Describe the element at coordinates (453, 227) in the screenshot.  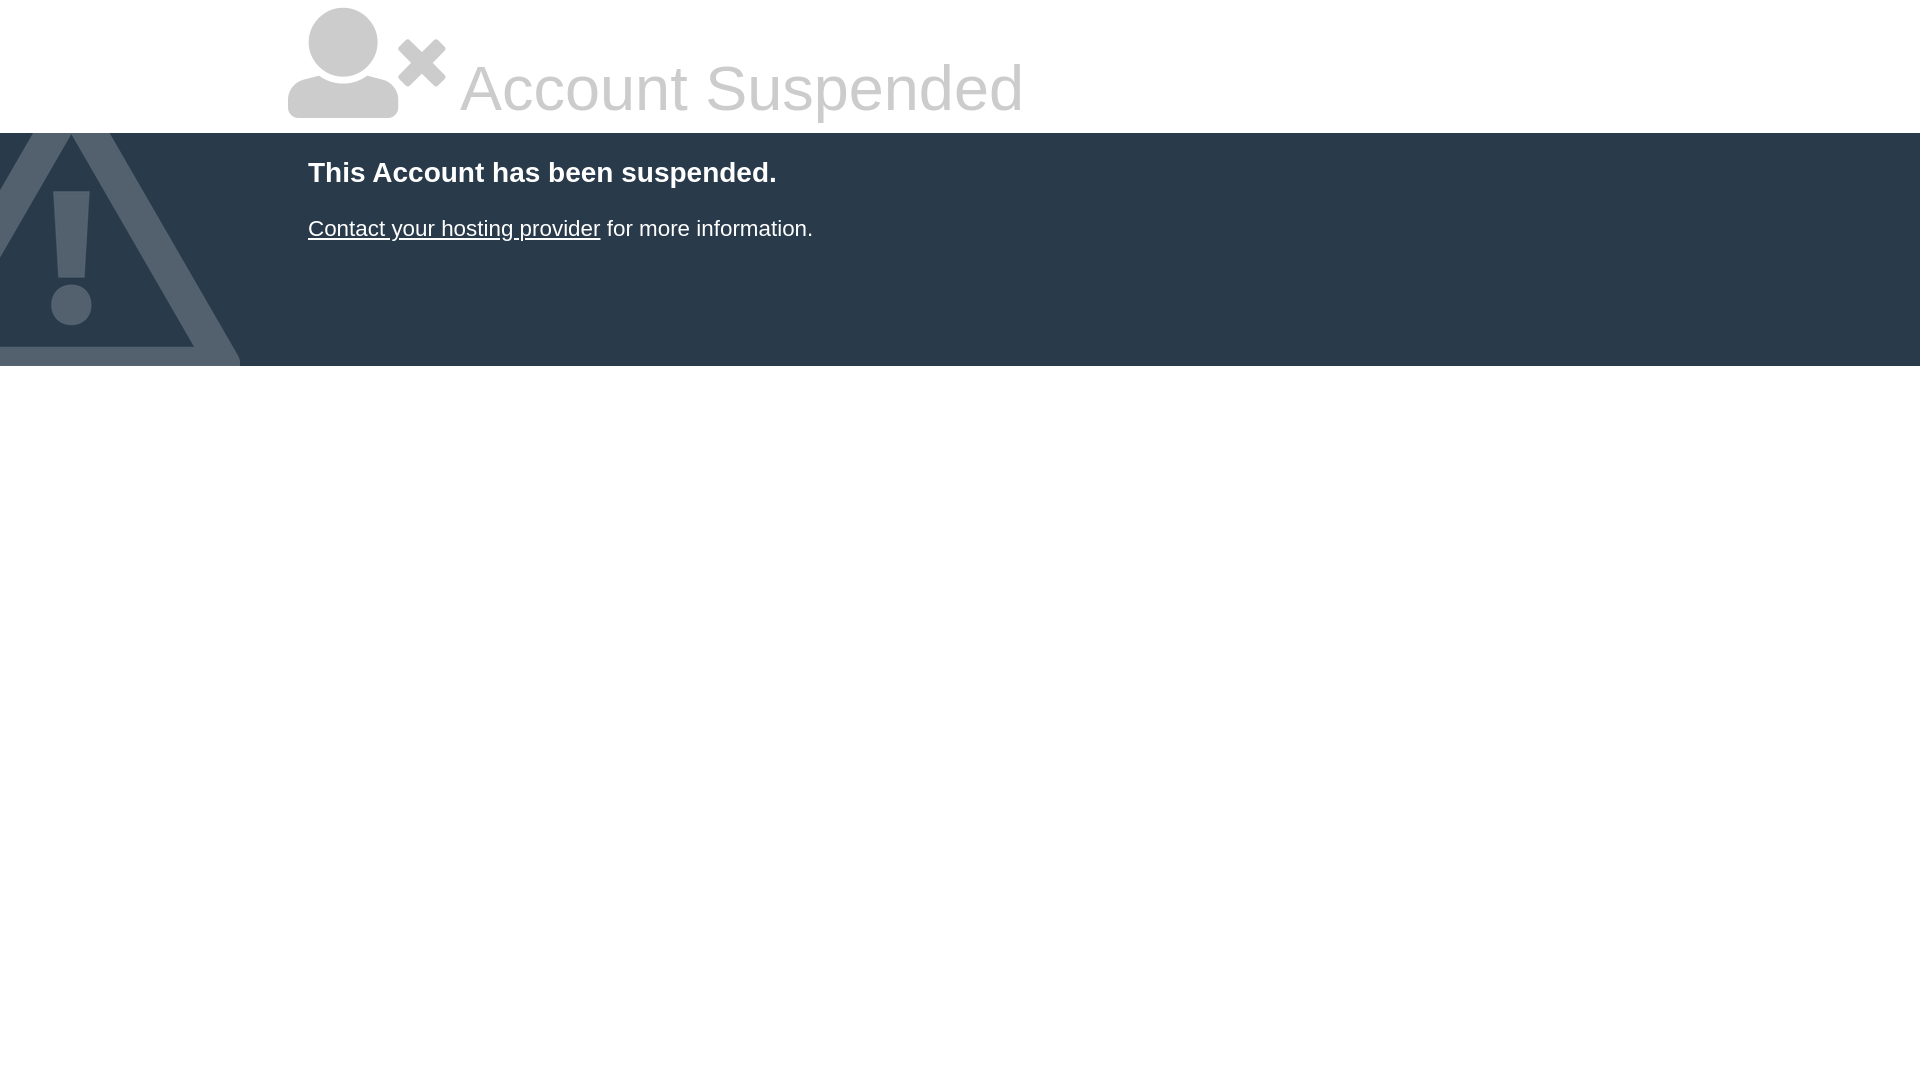
I see `'Contact your hosting provider'` at that location.